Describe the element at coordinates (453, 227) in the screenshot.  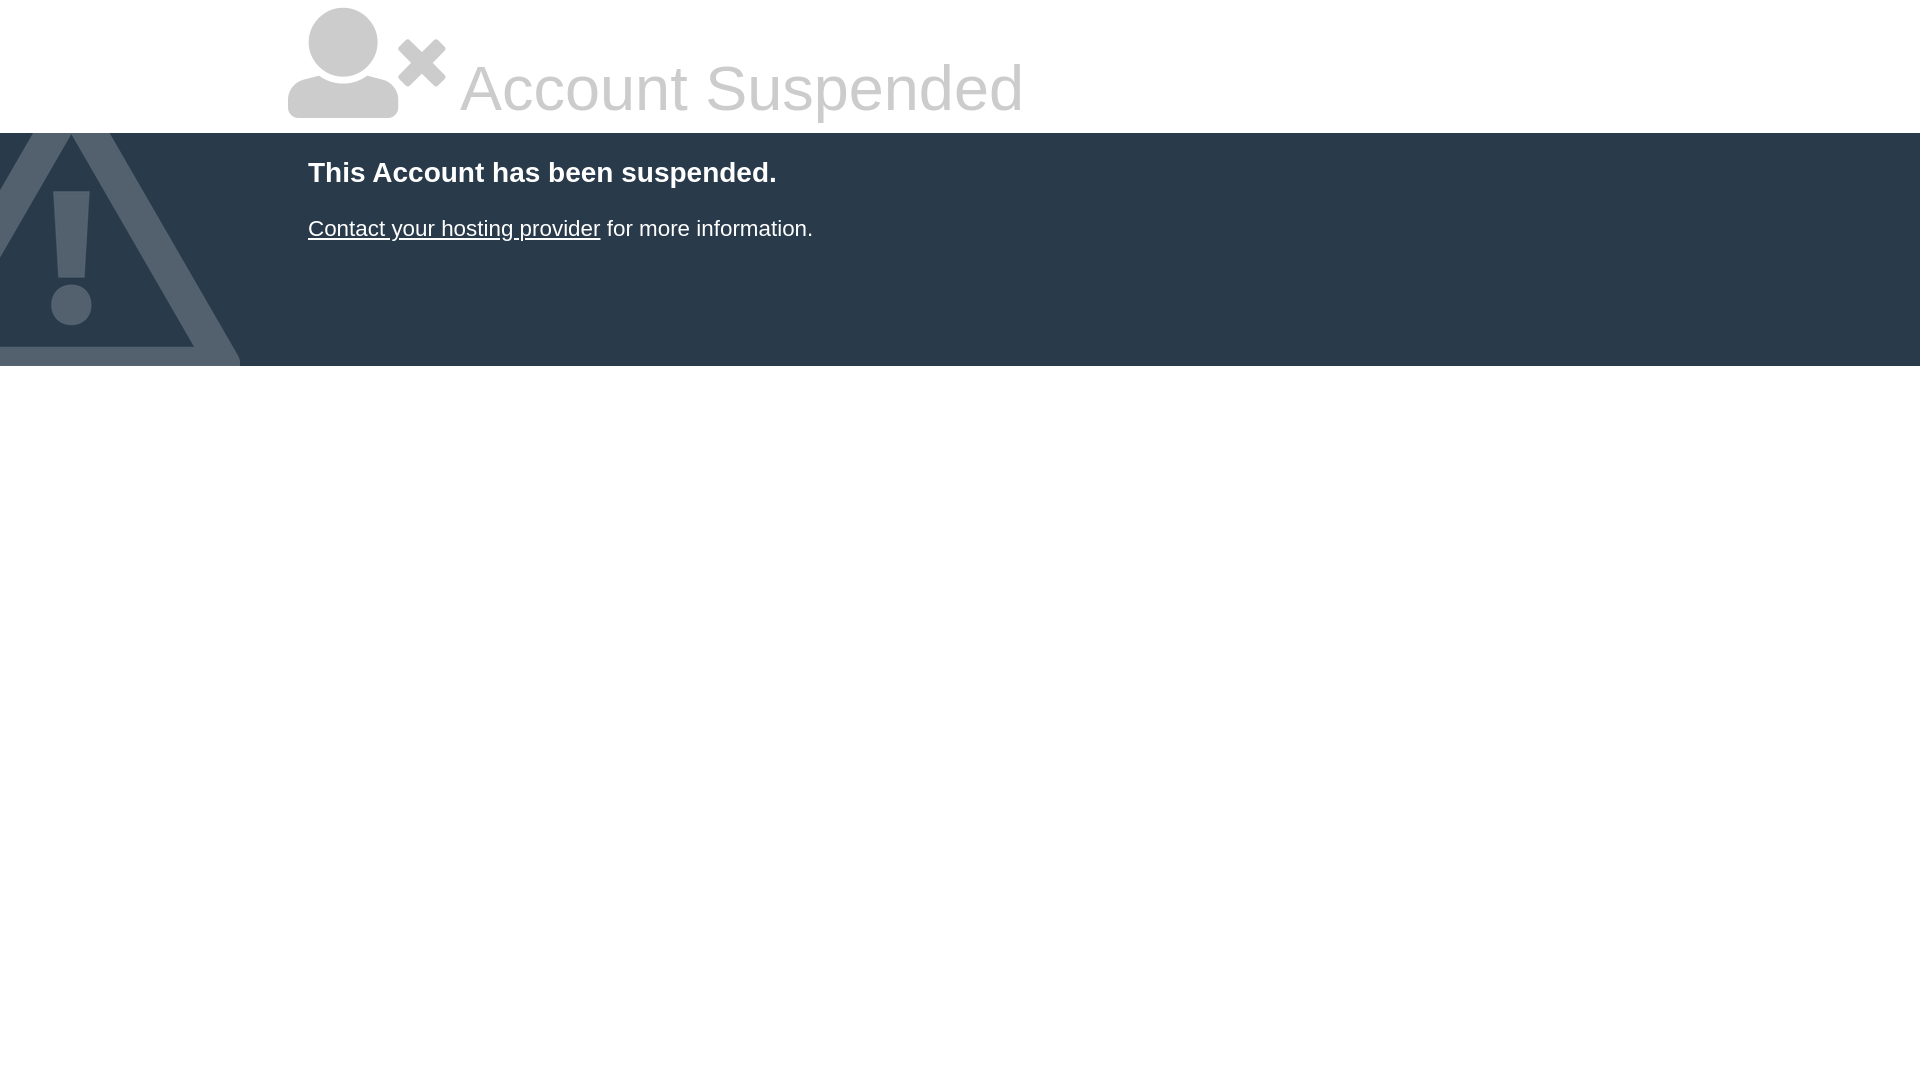
I see `'Contact your hosting provider'` at that location.